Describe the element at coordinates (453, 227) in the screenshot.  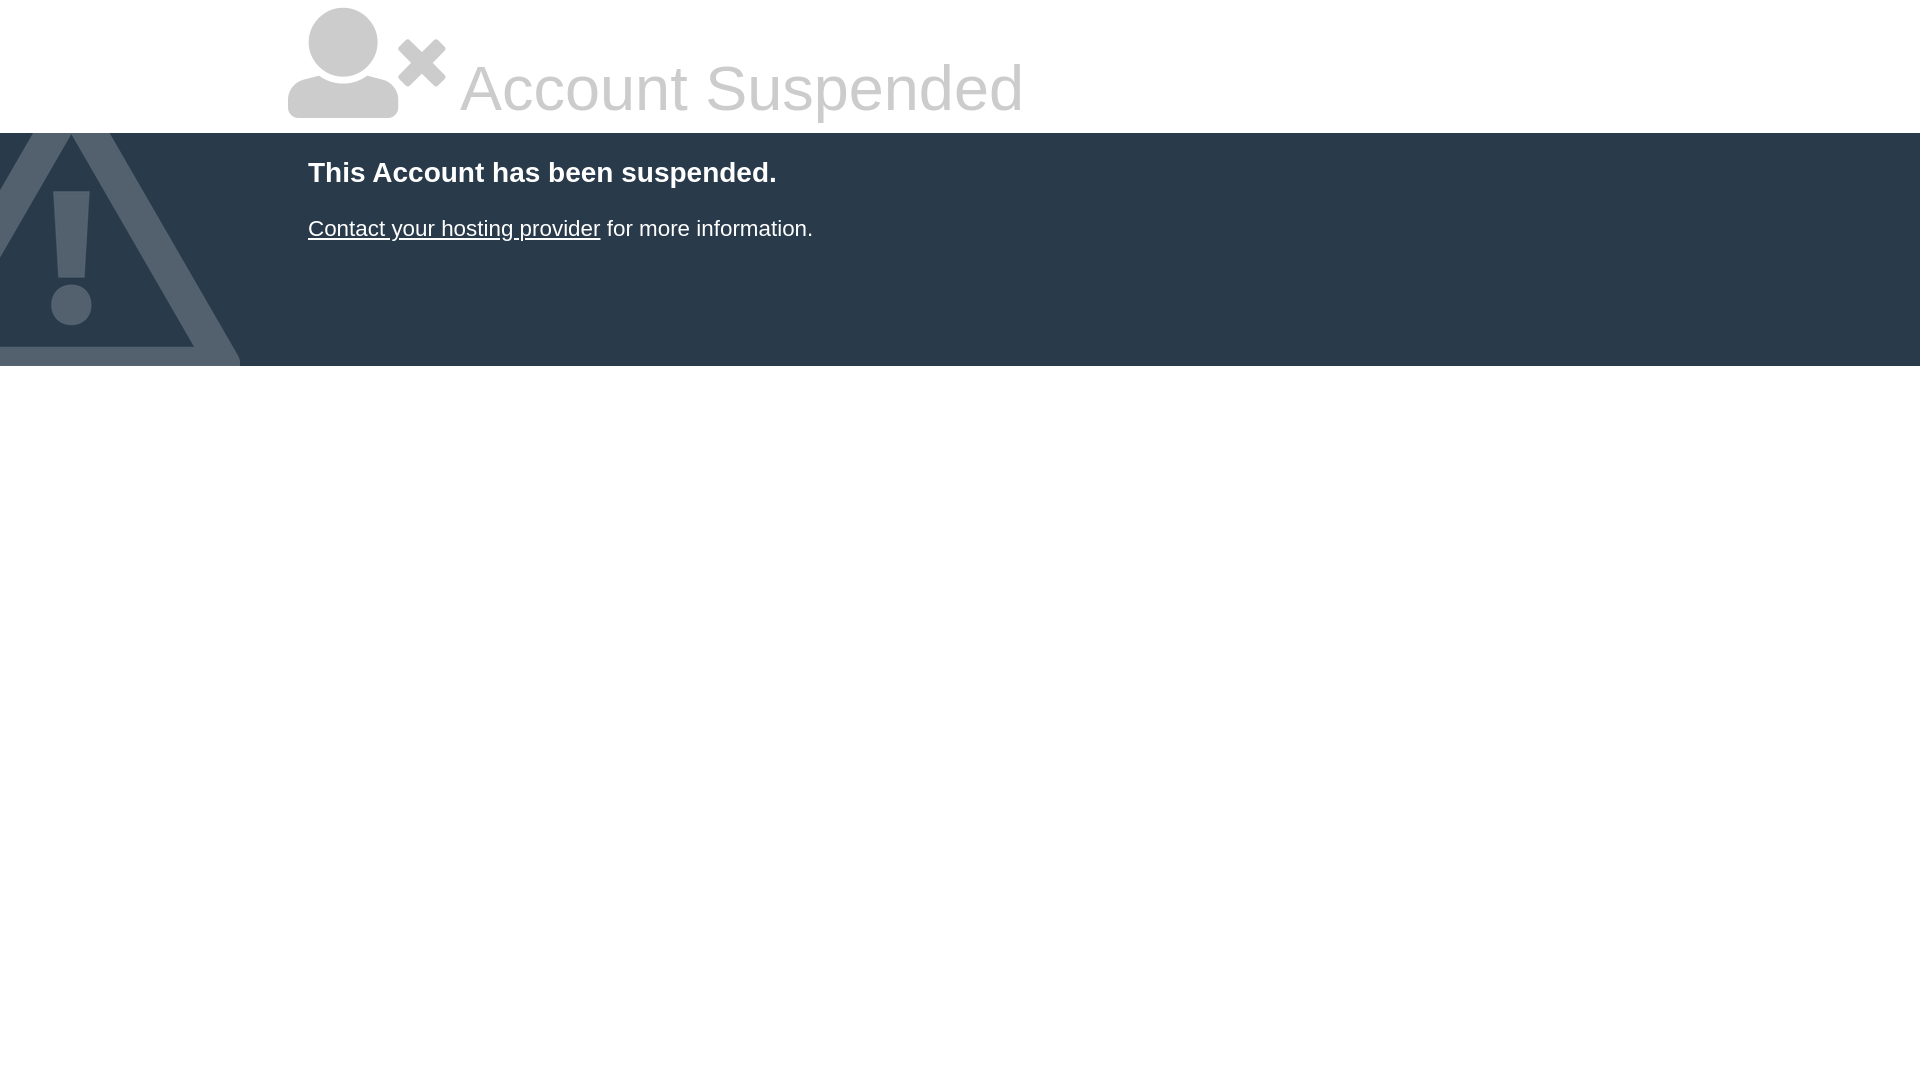
I see `'Contact your hosting provider'` at that location.